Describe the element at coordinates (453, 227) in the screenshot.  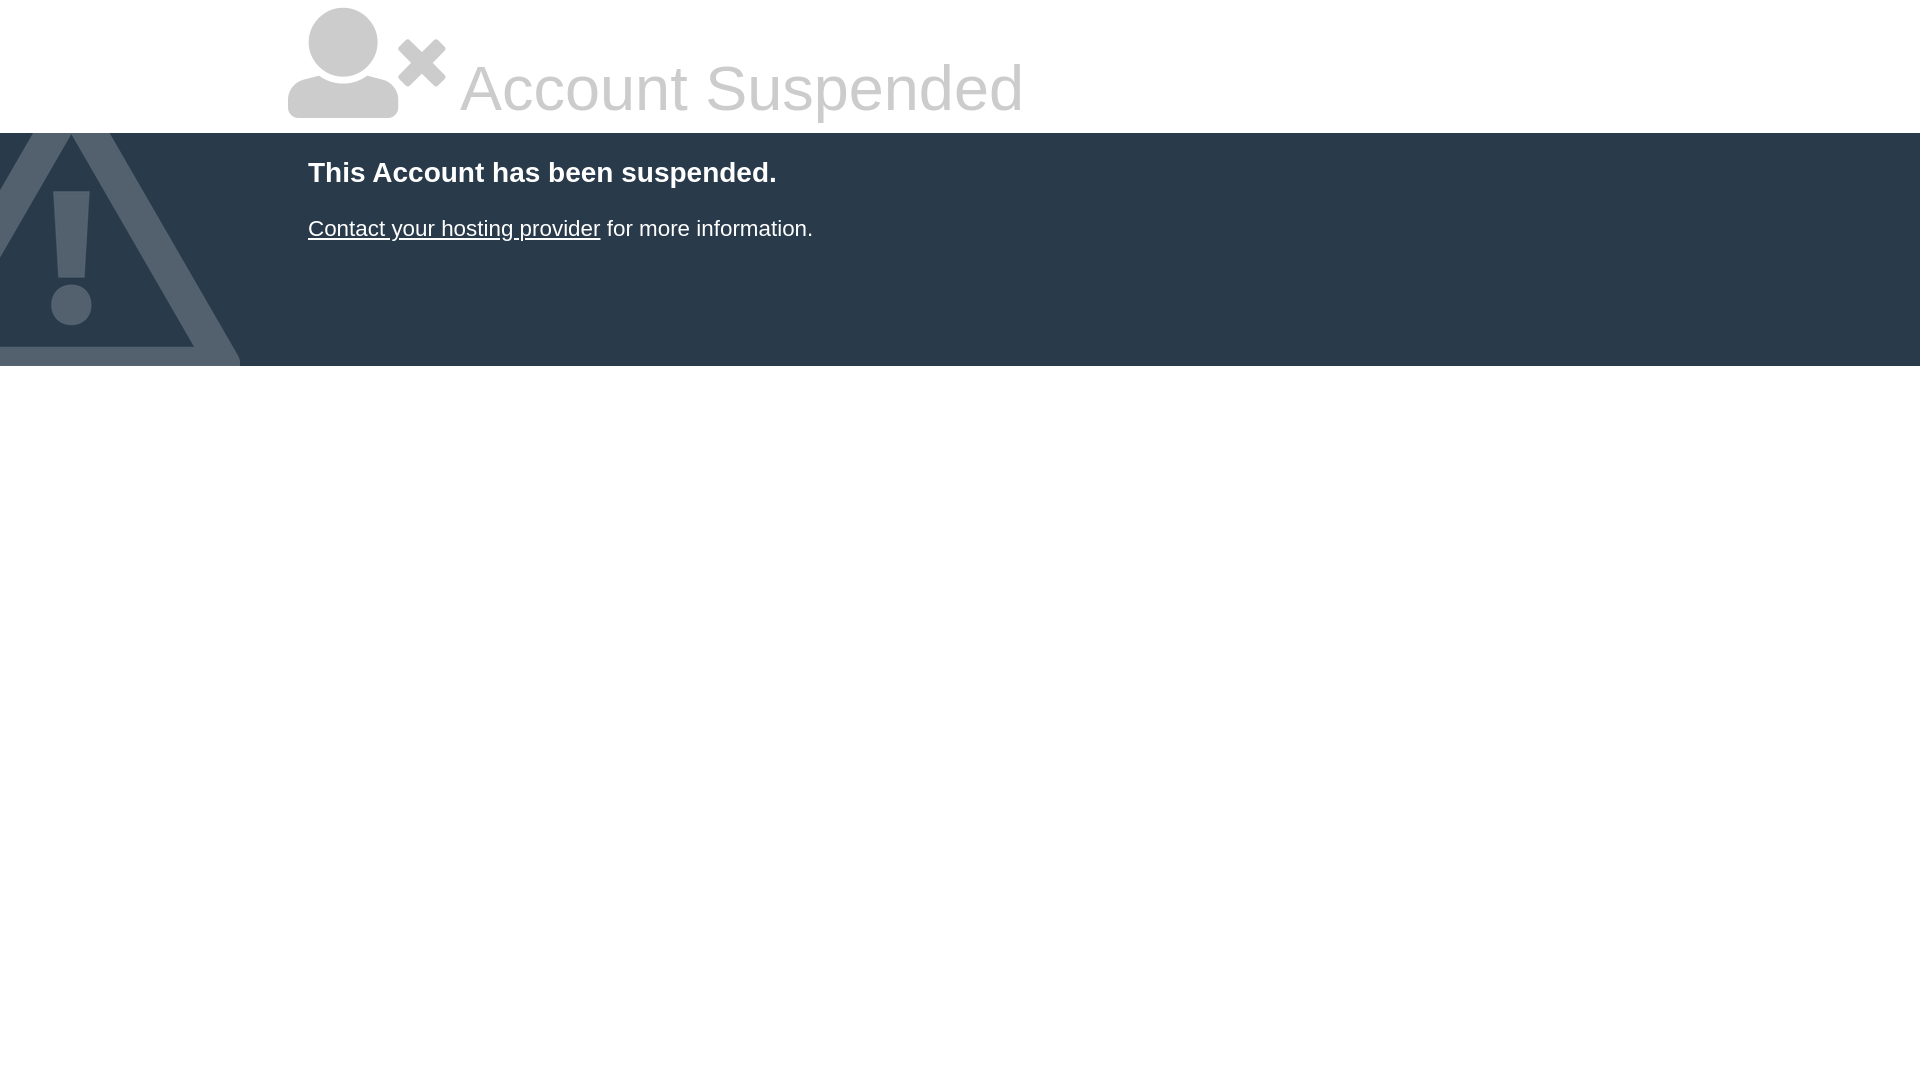
I see `'Contact your hosting provider'` at that location.